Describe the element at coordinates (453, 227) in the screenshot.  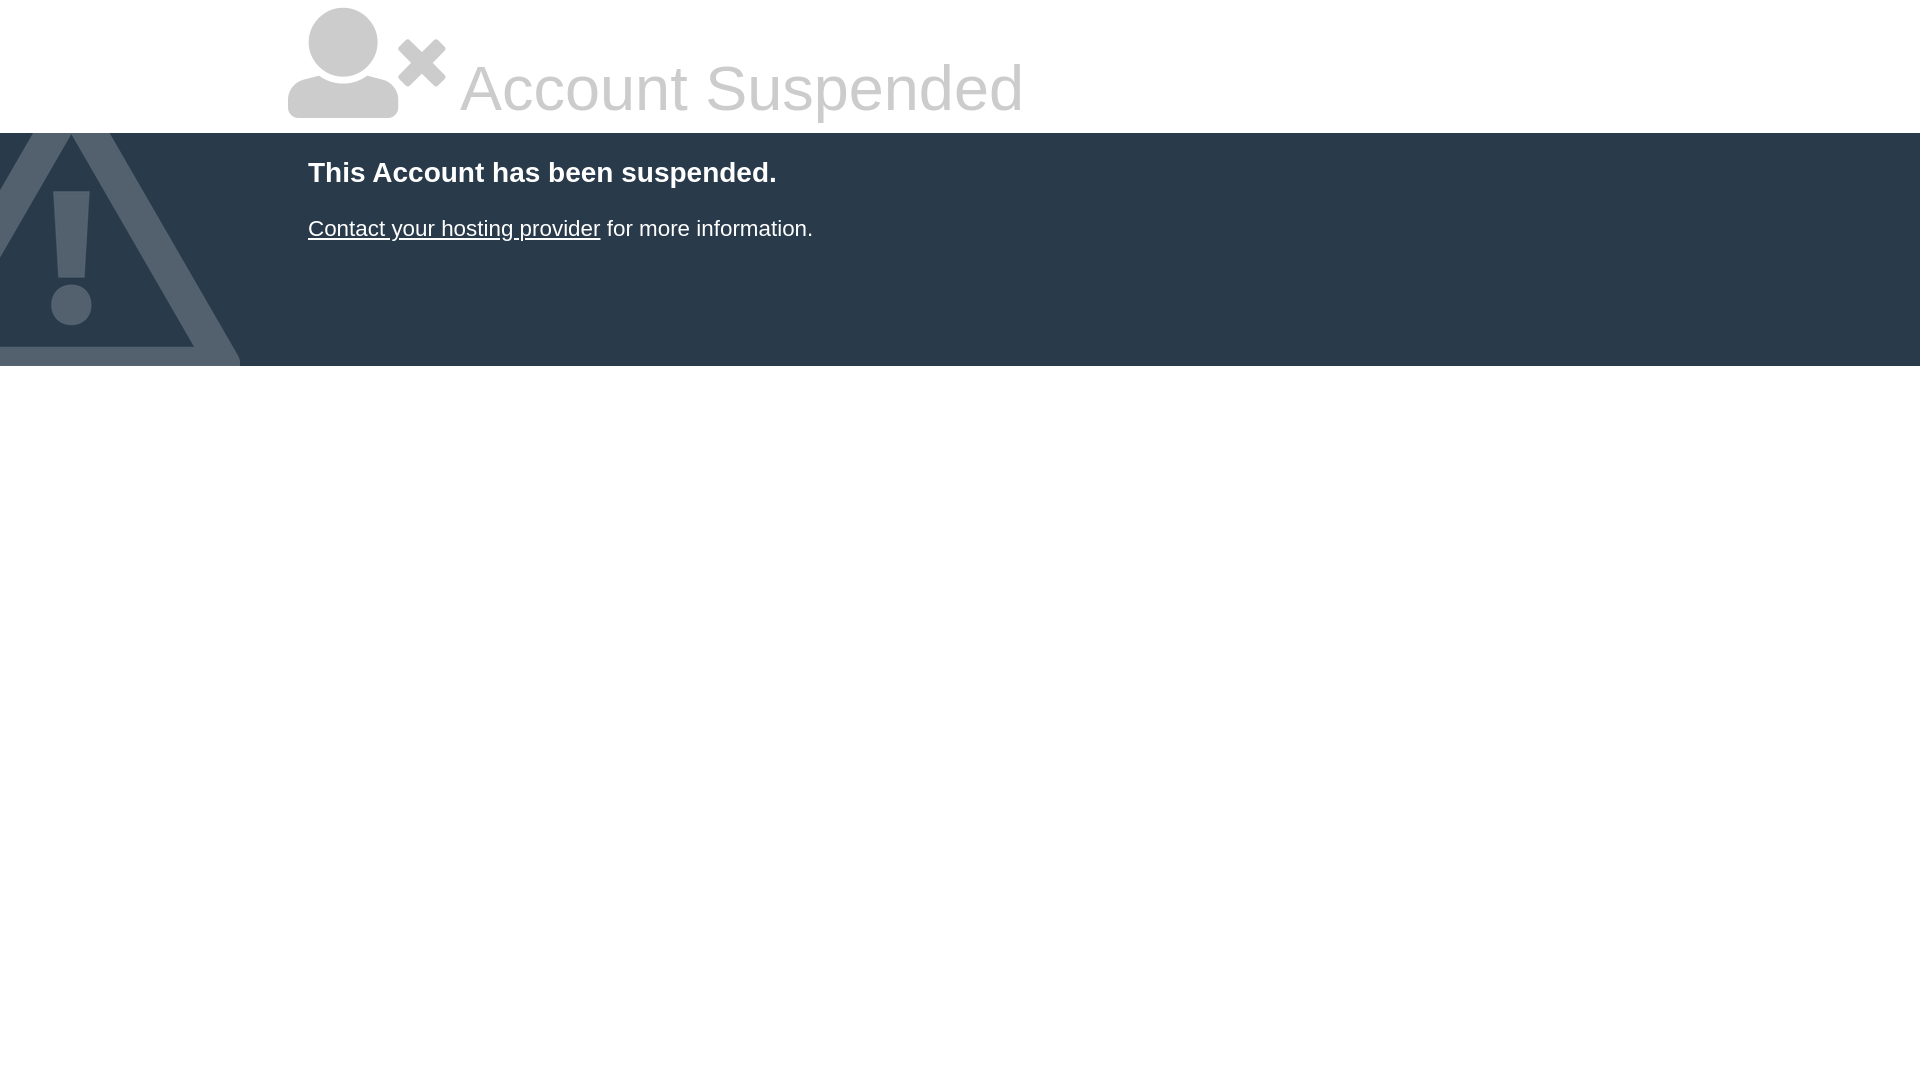
I see `'Contact your hosting provider'` at that location.